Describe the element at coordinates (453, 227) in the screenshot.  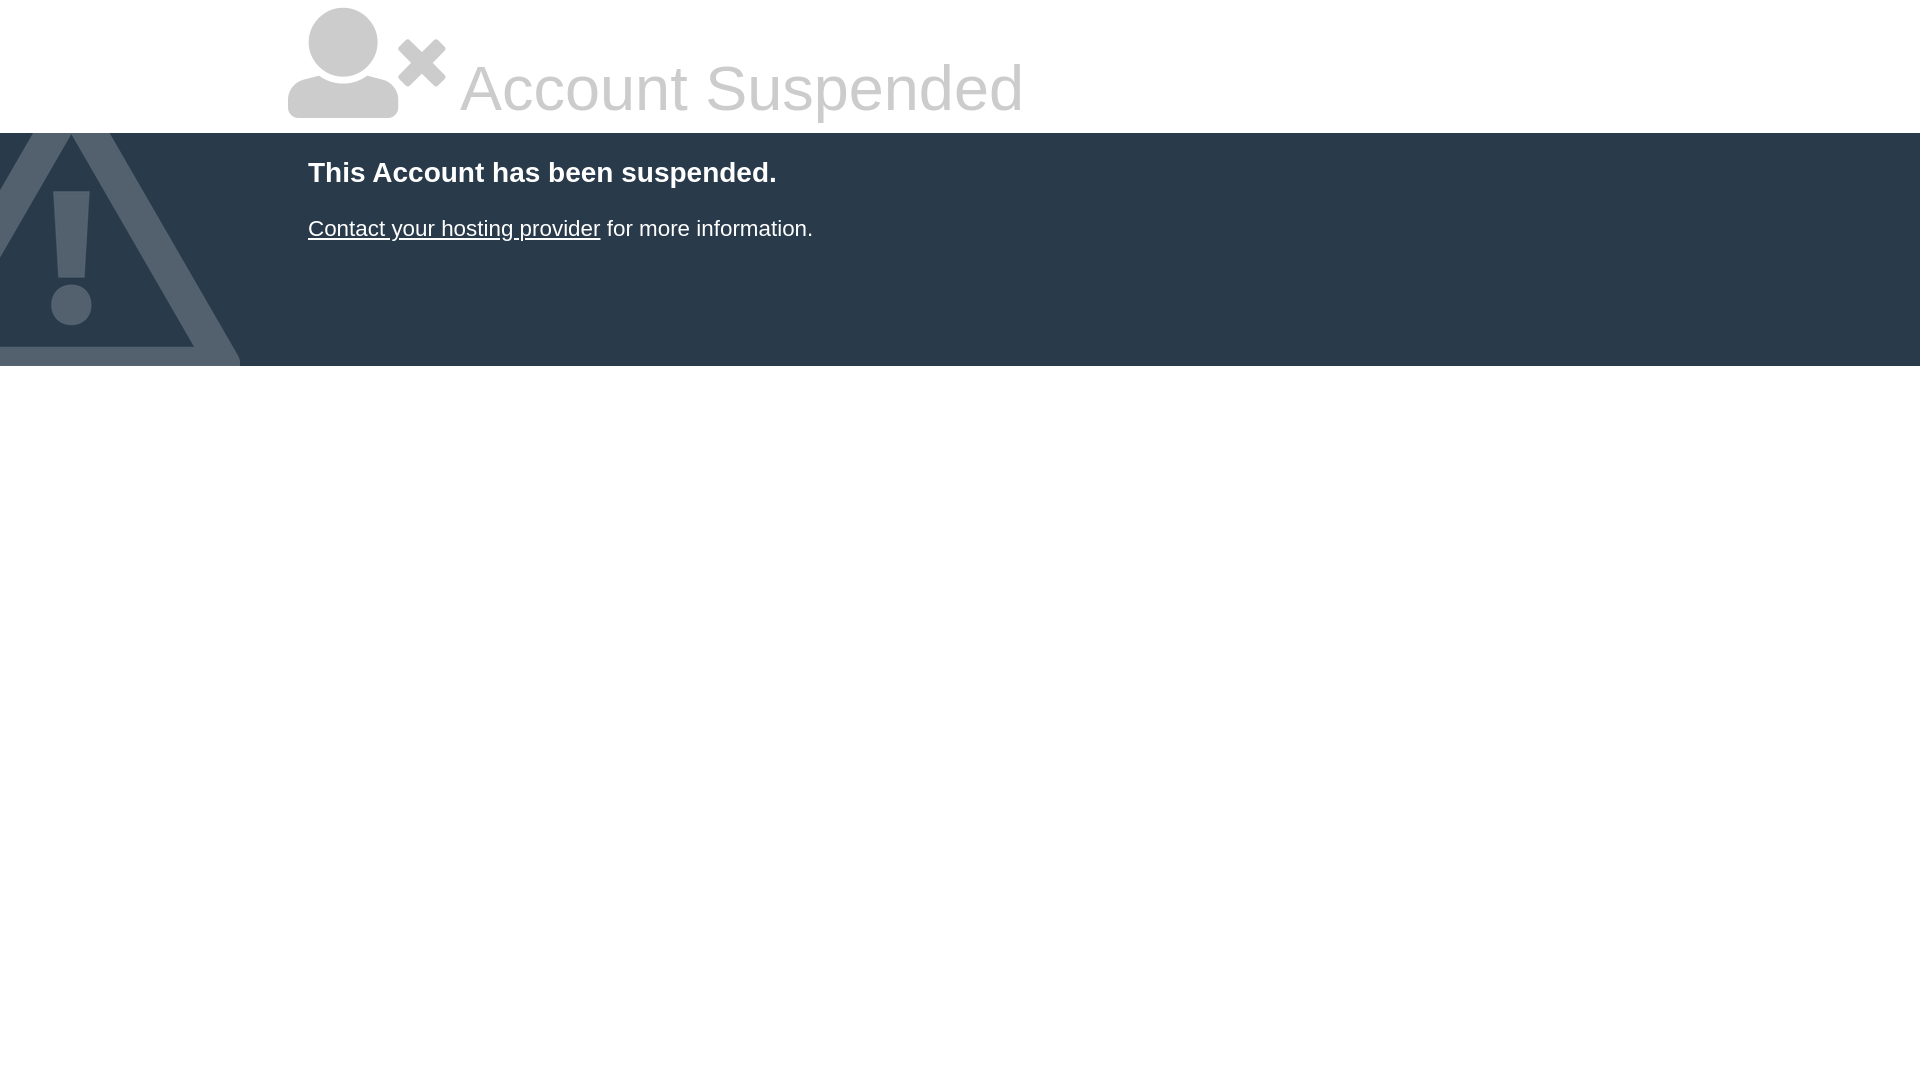
I see `'Contact your hosting provider'` at that location.